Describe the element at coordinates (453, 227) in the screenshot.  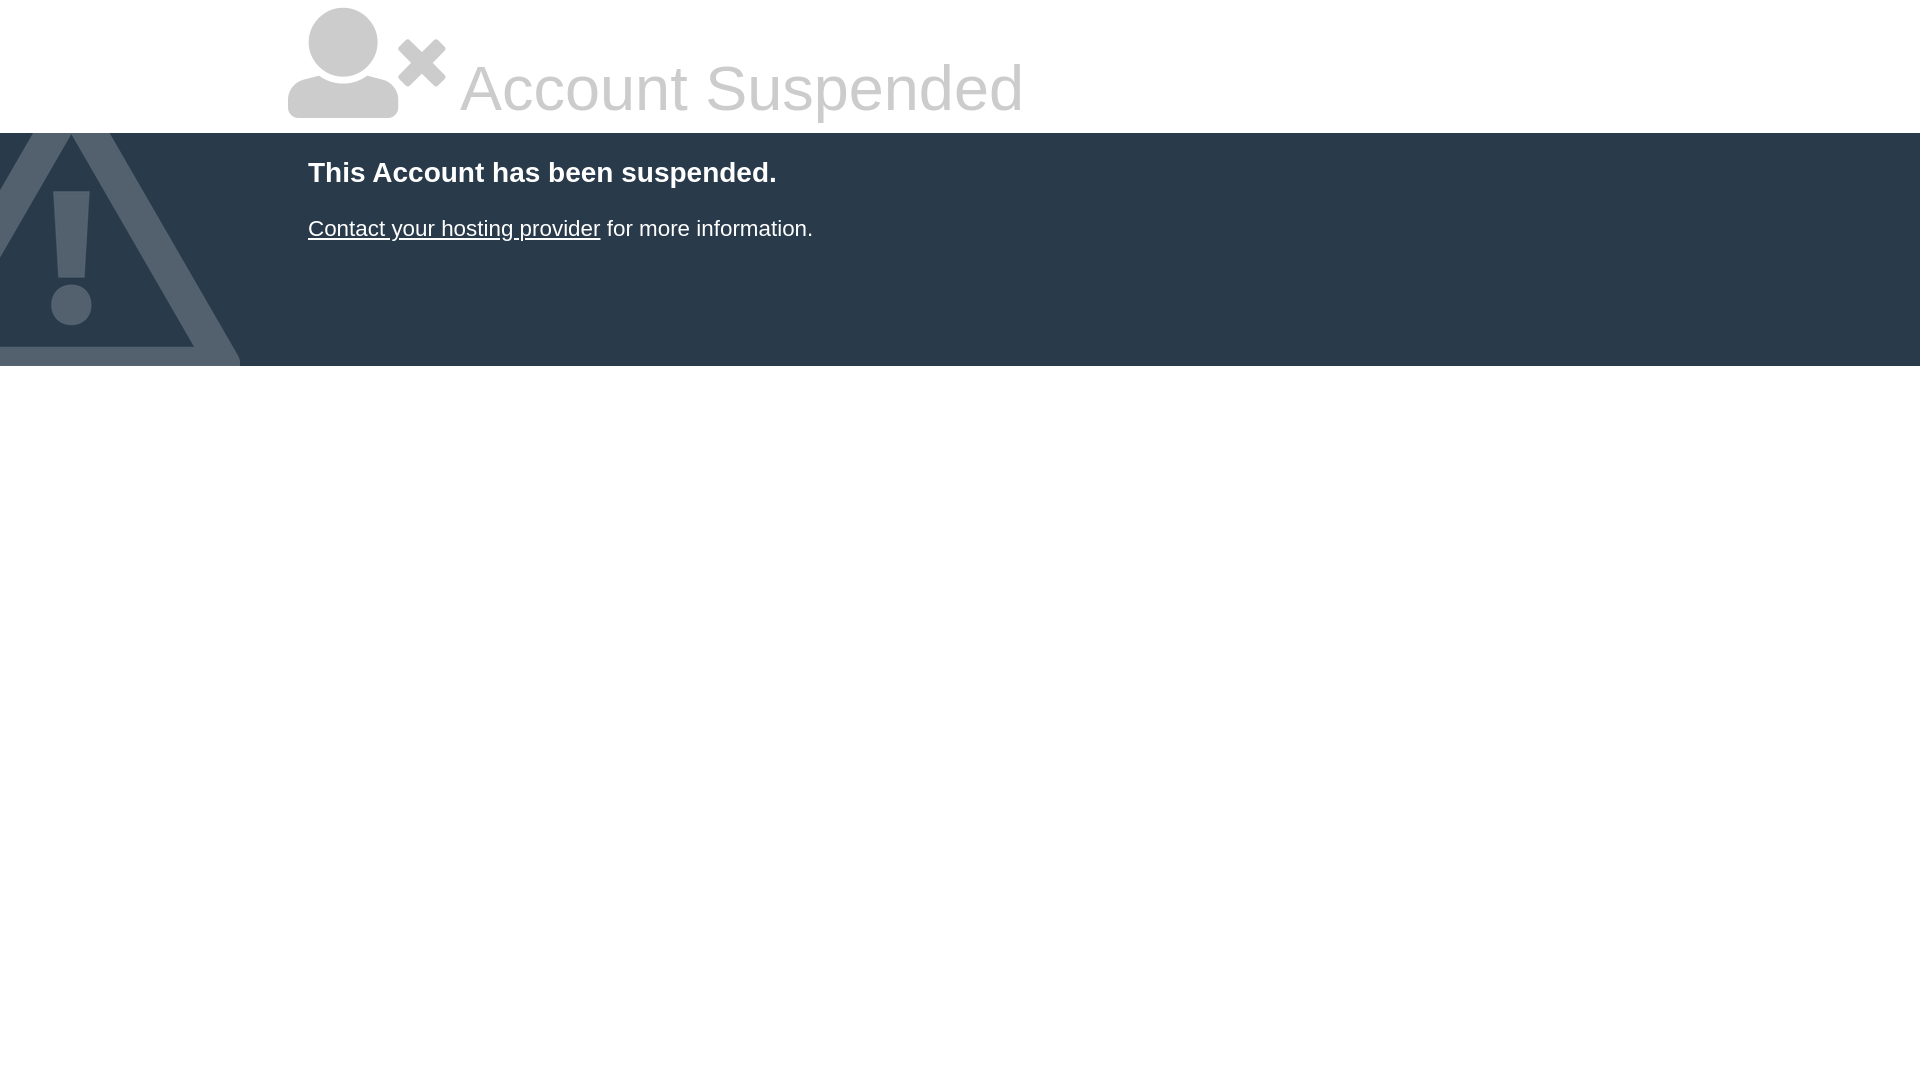
I see `'Contact your hosting provider'` at that location.